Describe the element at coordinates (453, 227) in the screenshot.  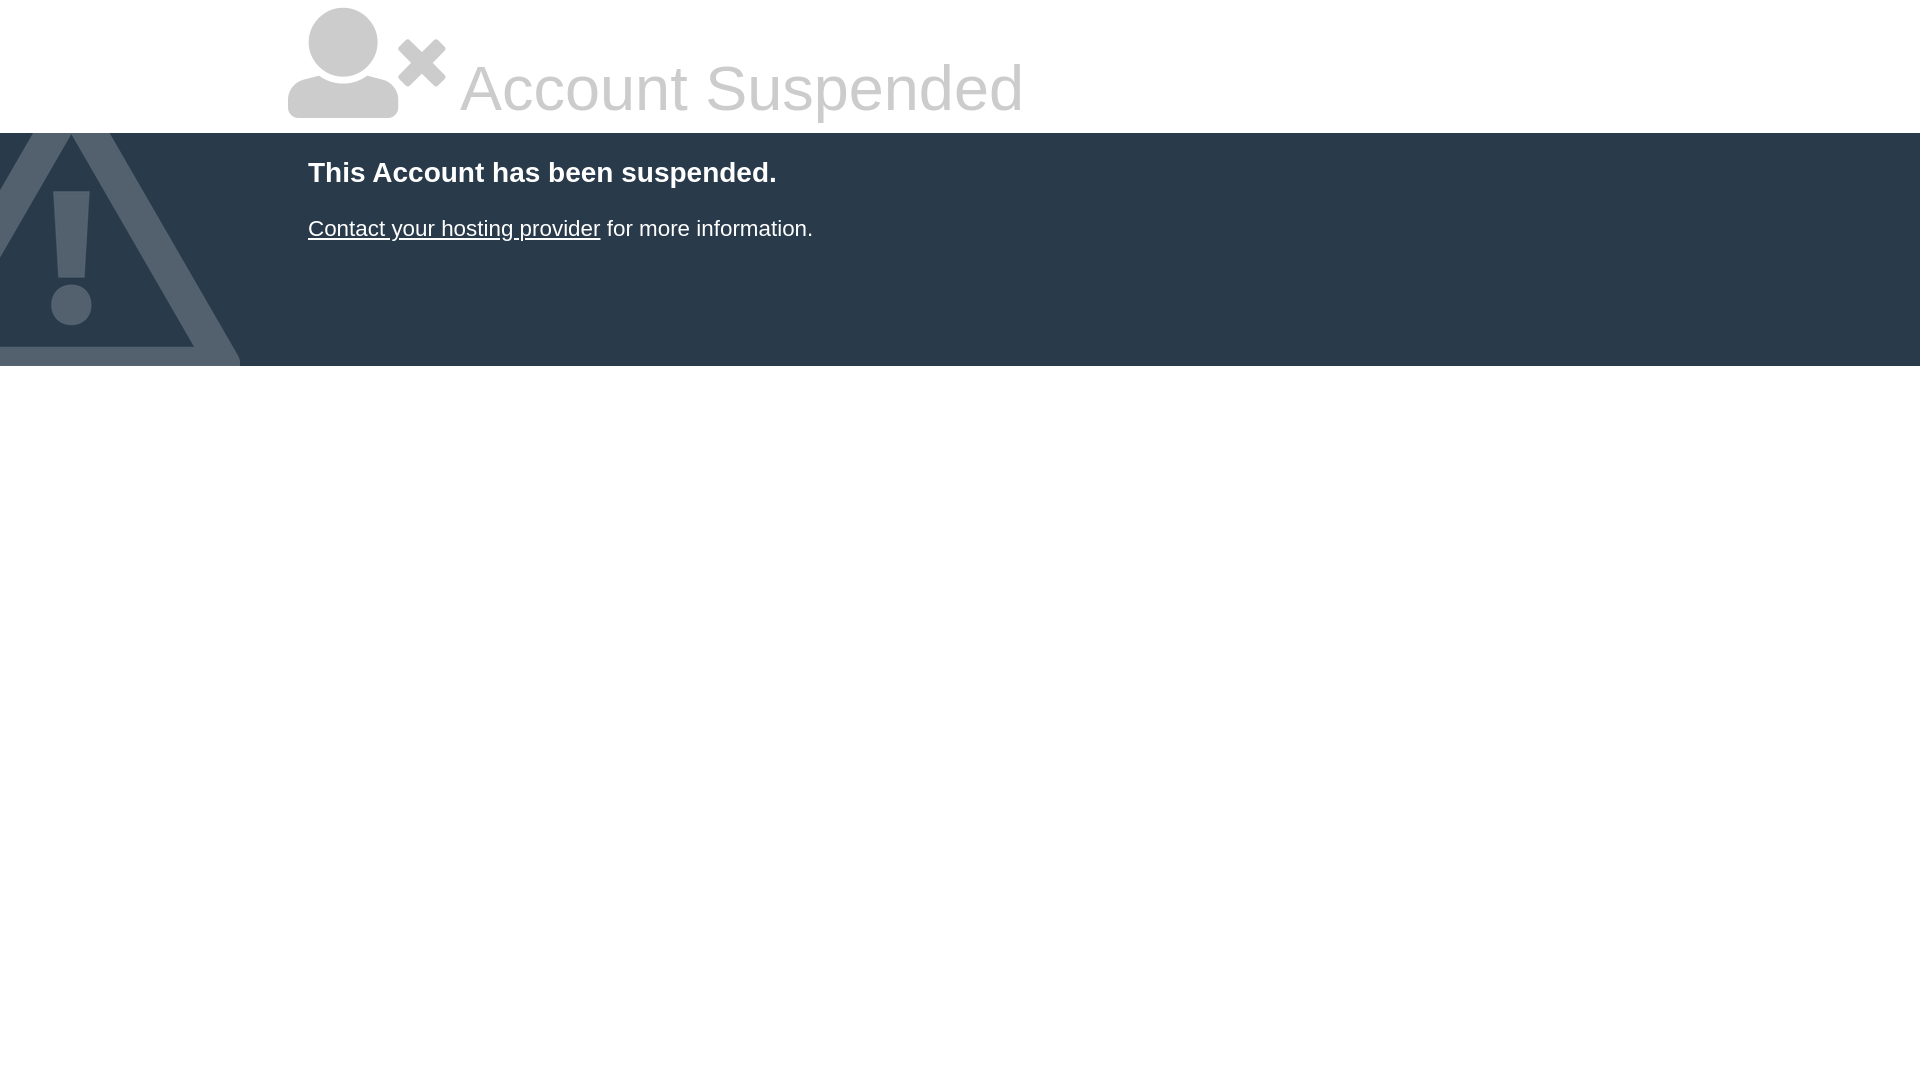
I see `'Contact your hosting provider'` at that location.